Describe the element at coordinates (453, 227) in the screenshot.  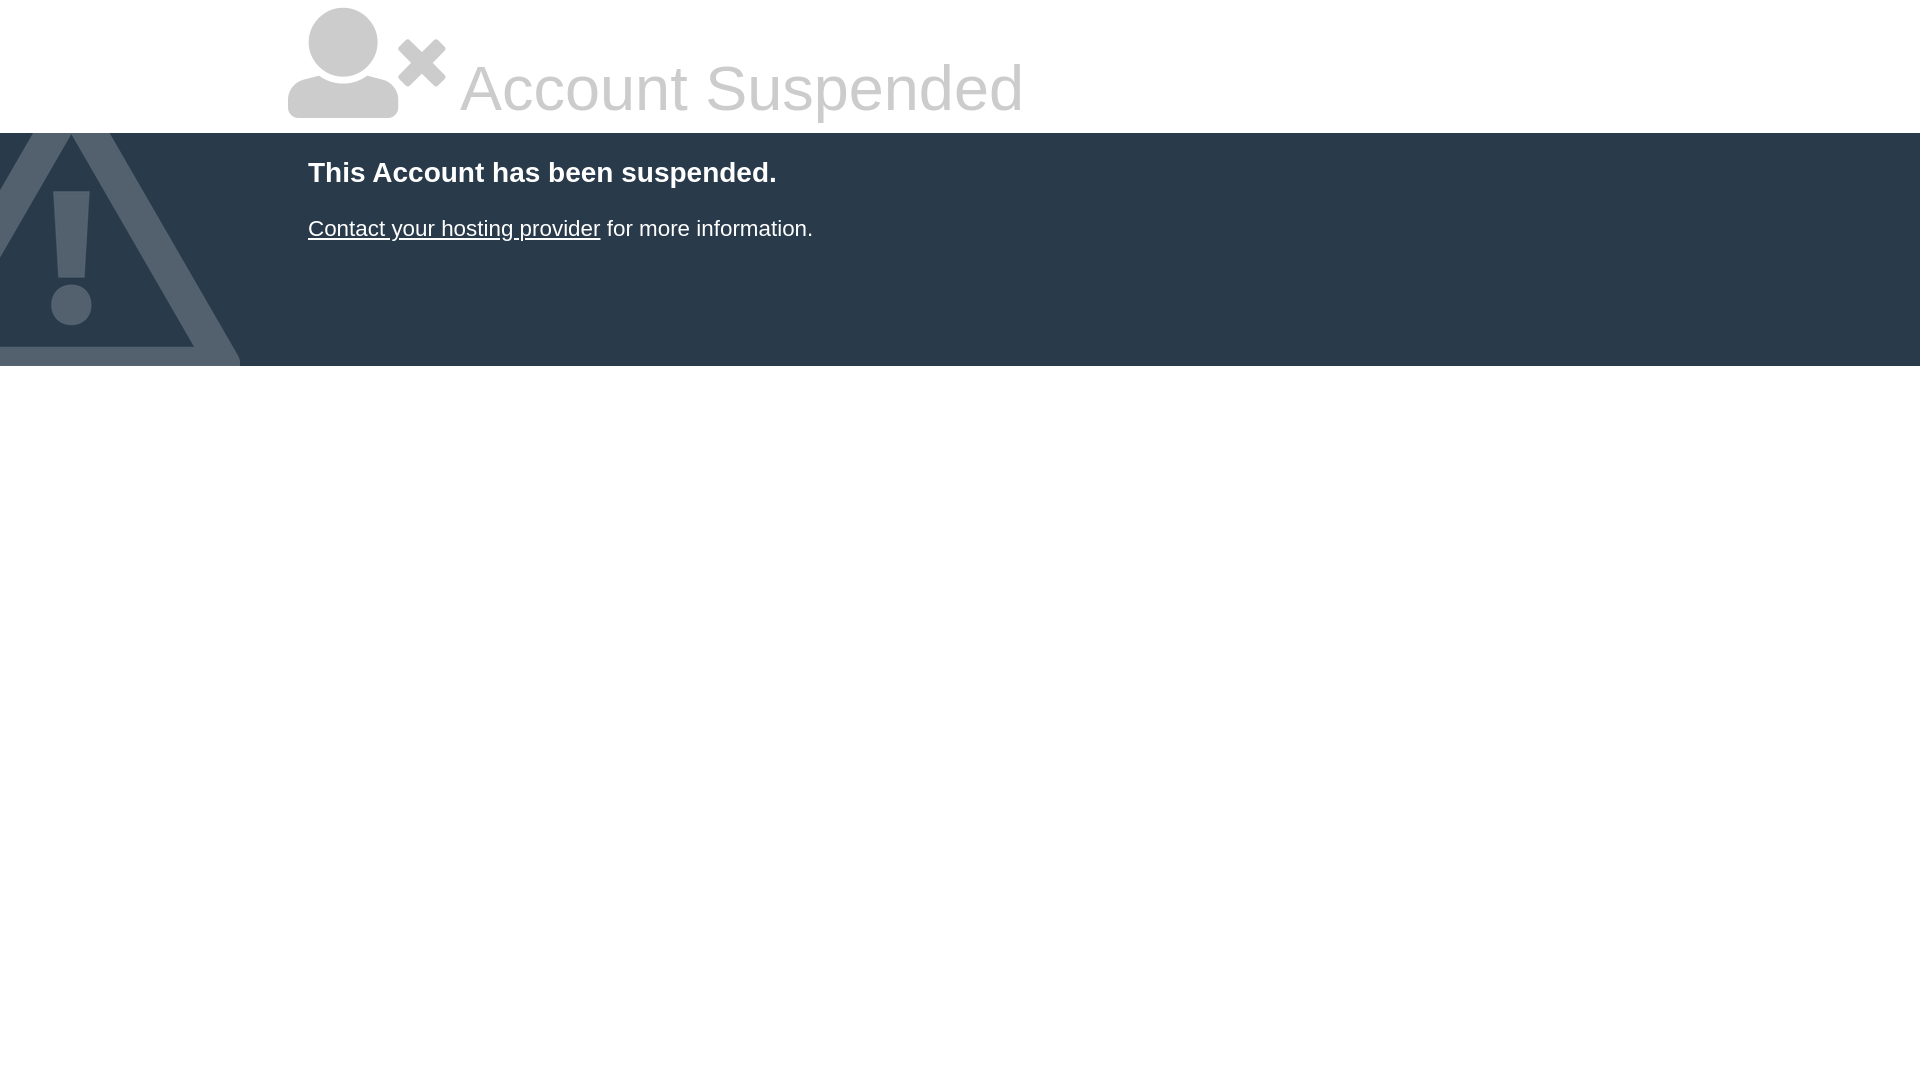
I see `'Contact your hosting provider'` at that location.